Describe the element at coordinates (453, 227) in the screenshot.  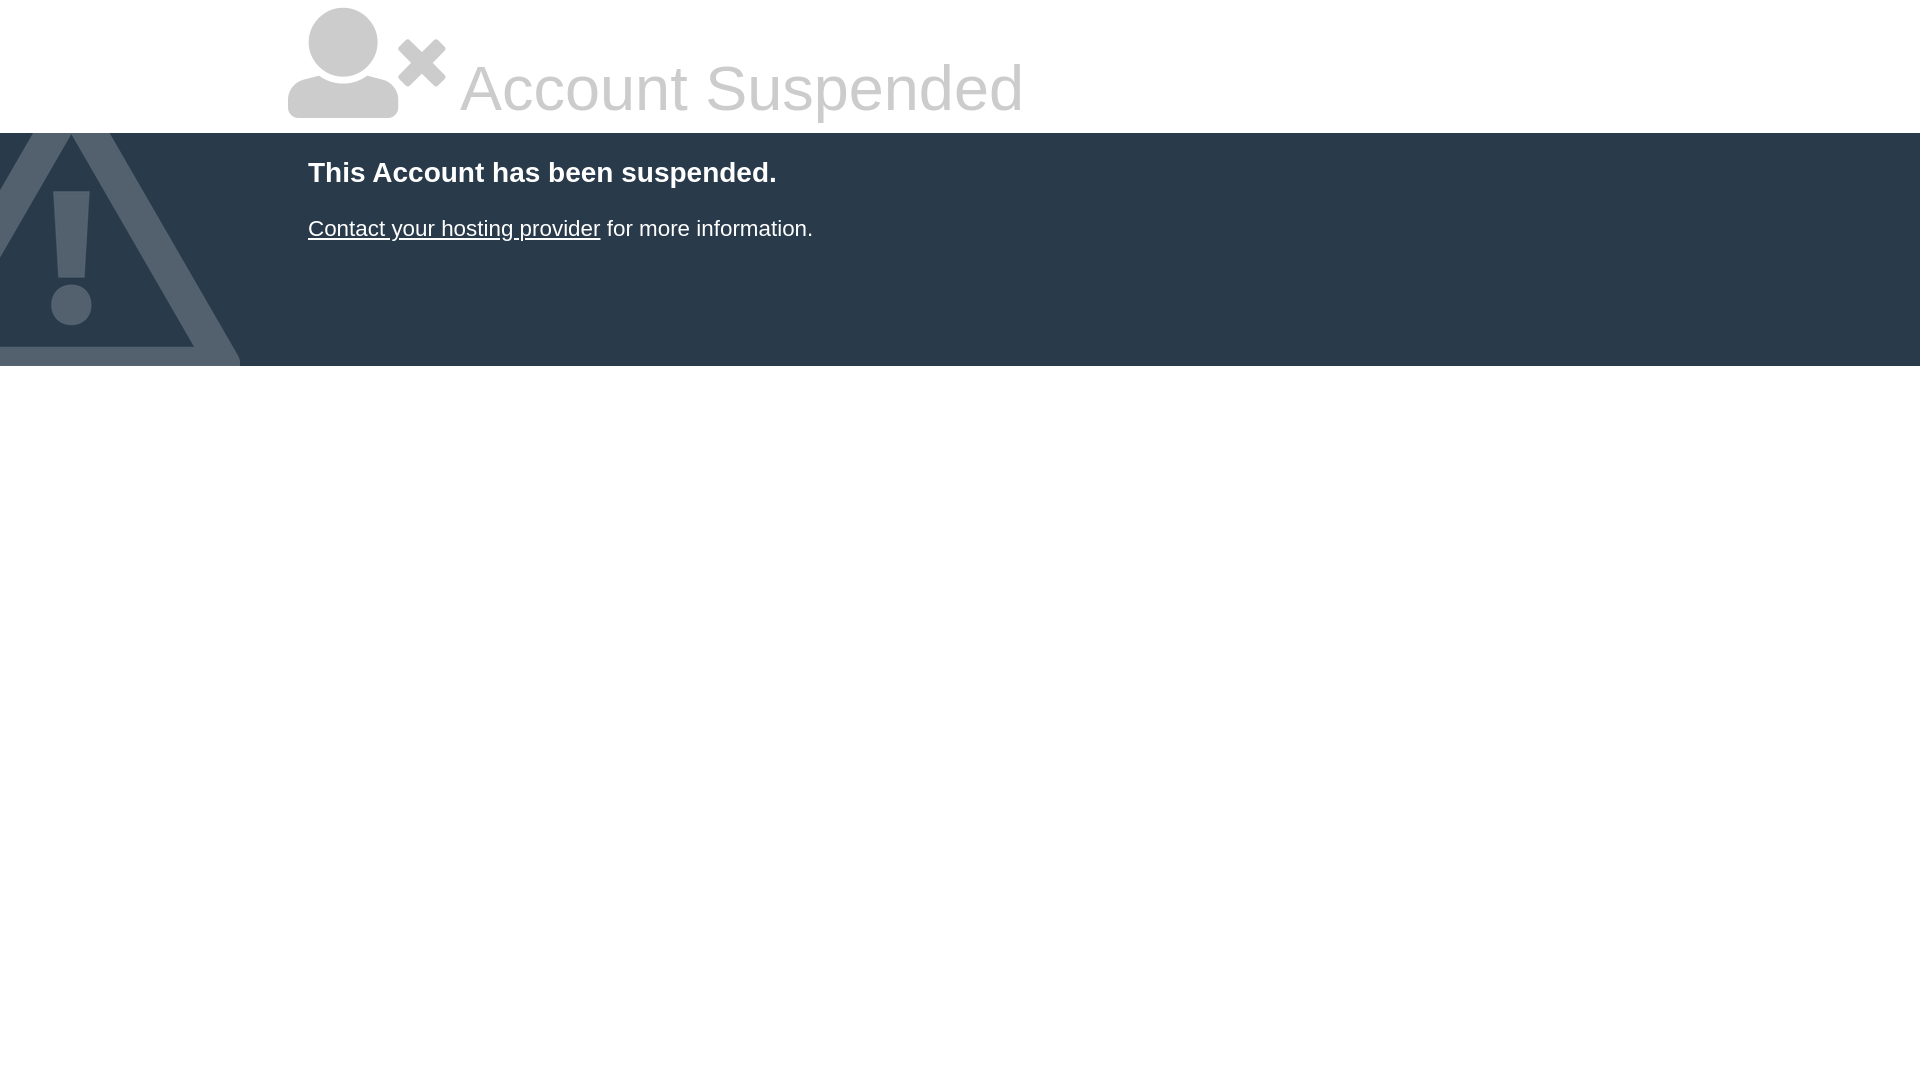
I see `'Contact your hosting provider'` at that location.